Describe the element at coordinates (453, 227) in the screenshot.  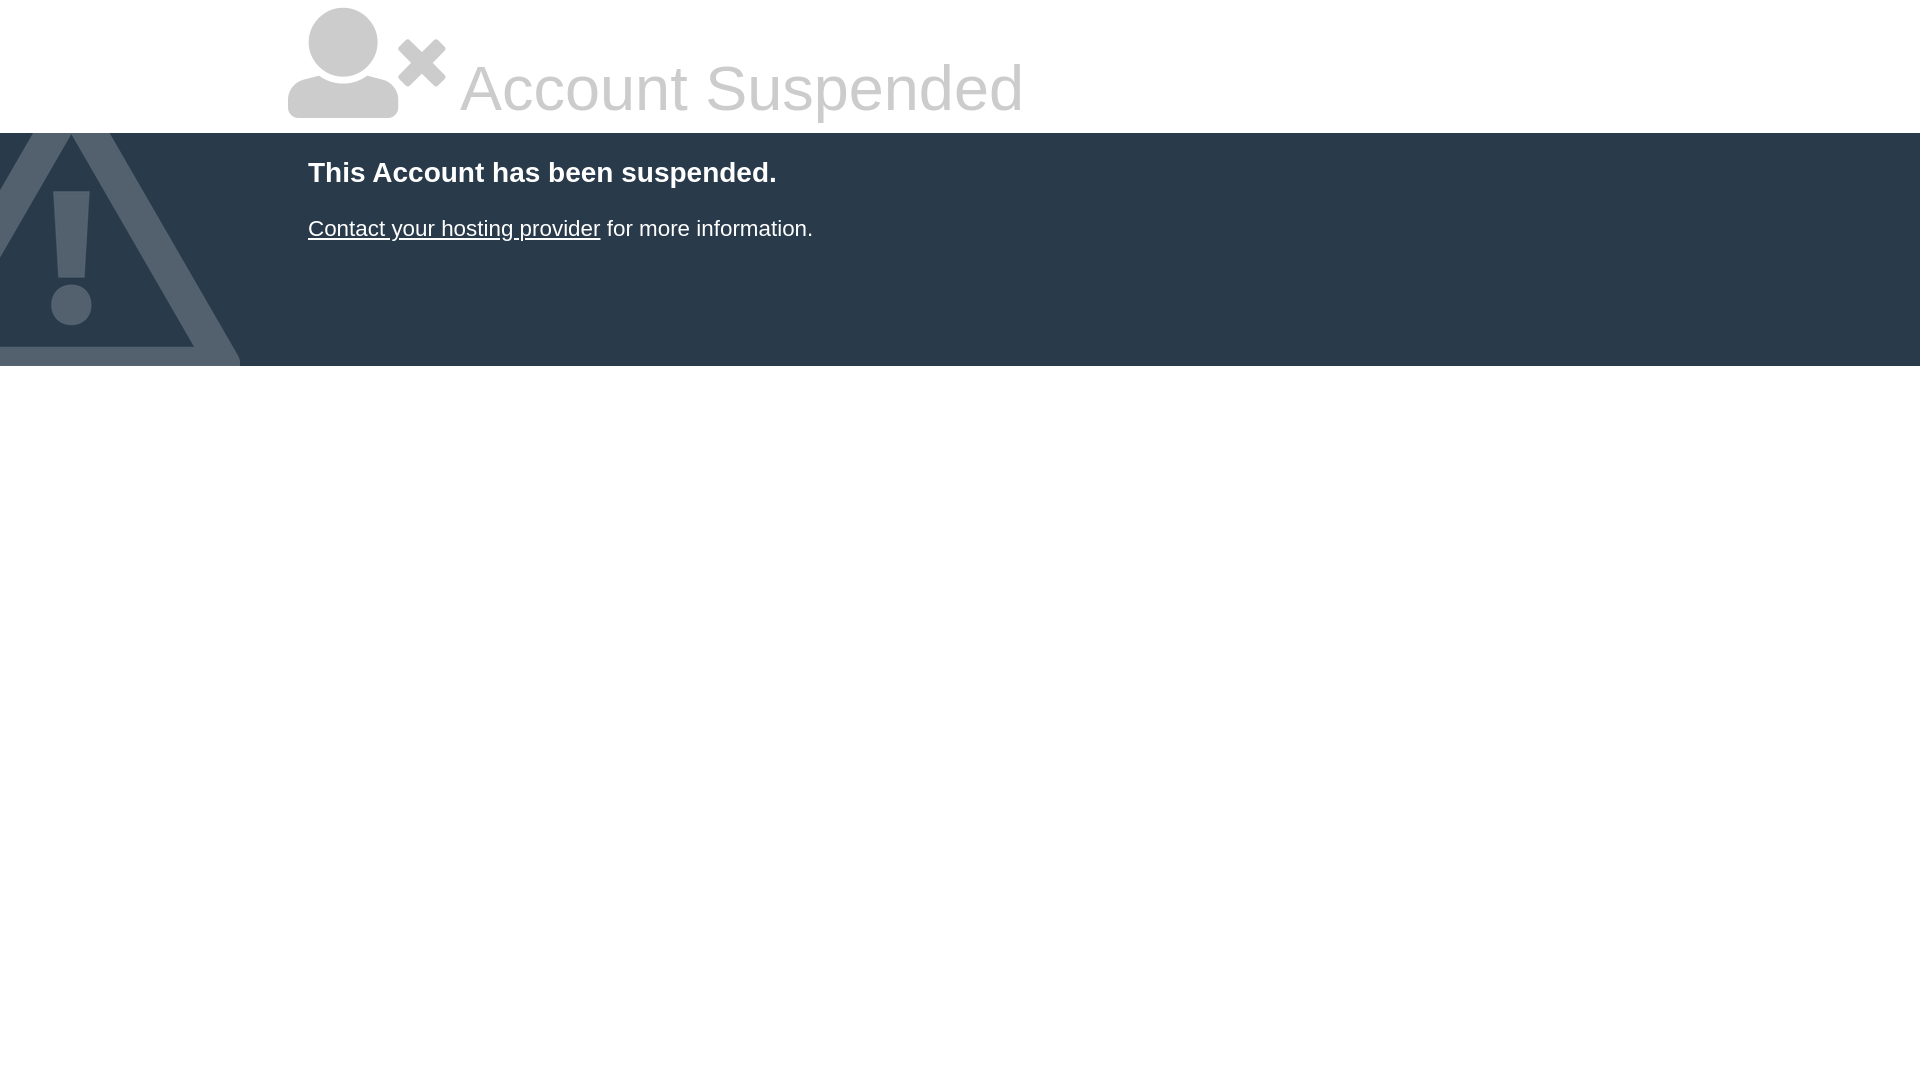
I see `'Contact your hosting provider'` at that location.